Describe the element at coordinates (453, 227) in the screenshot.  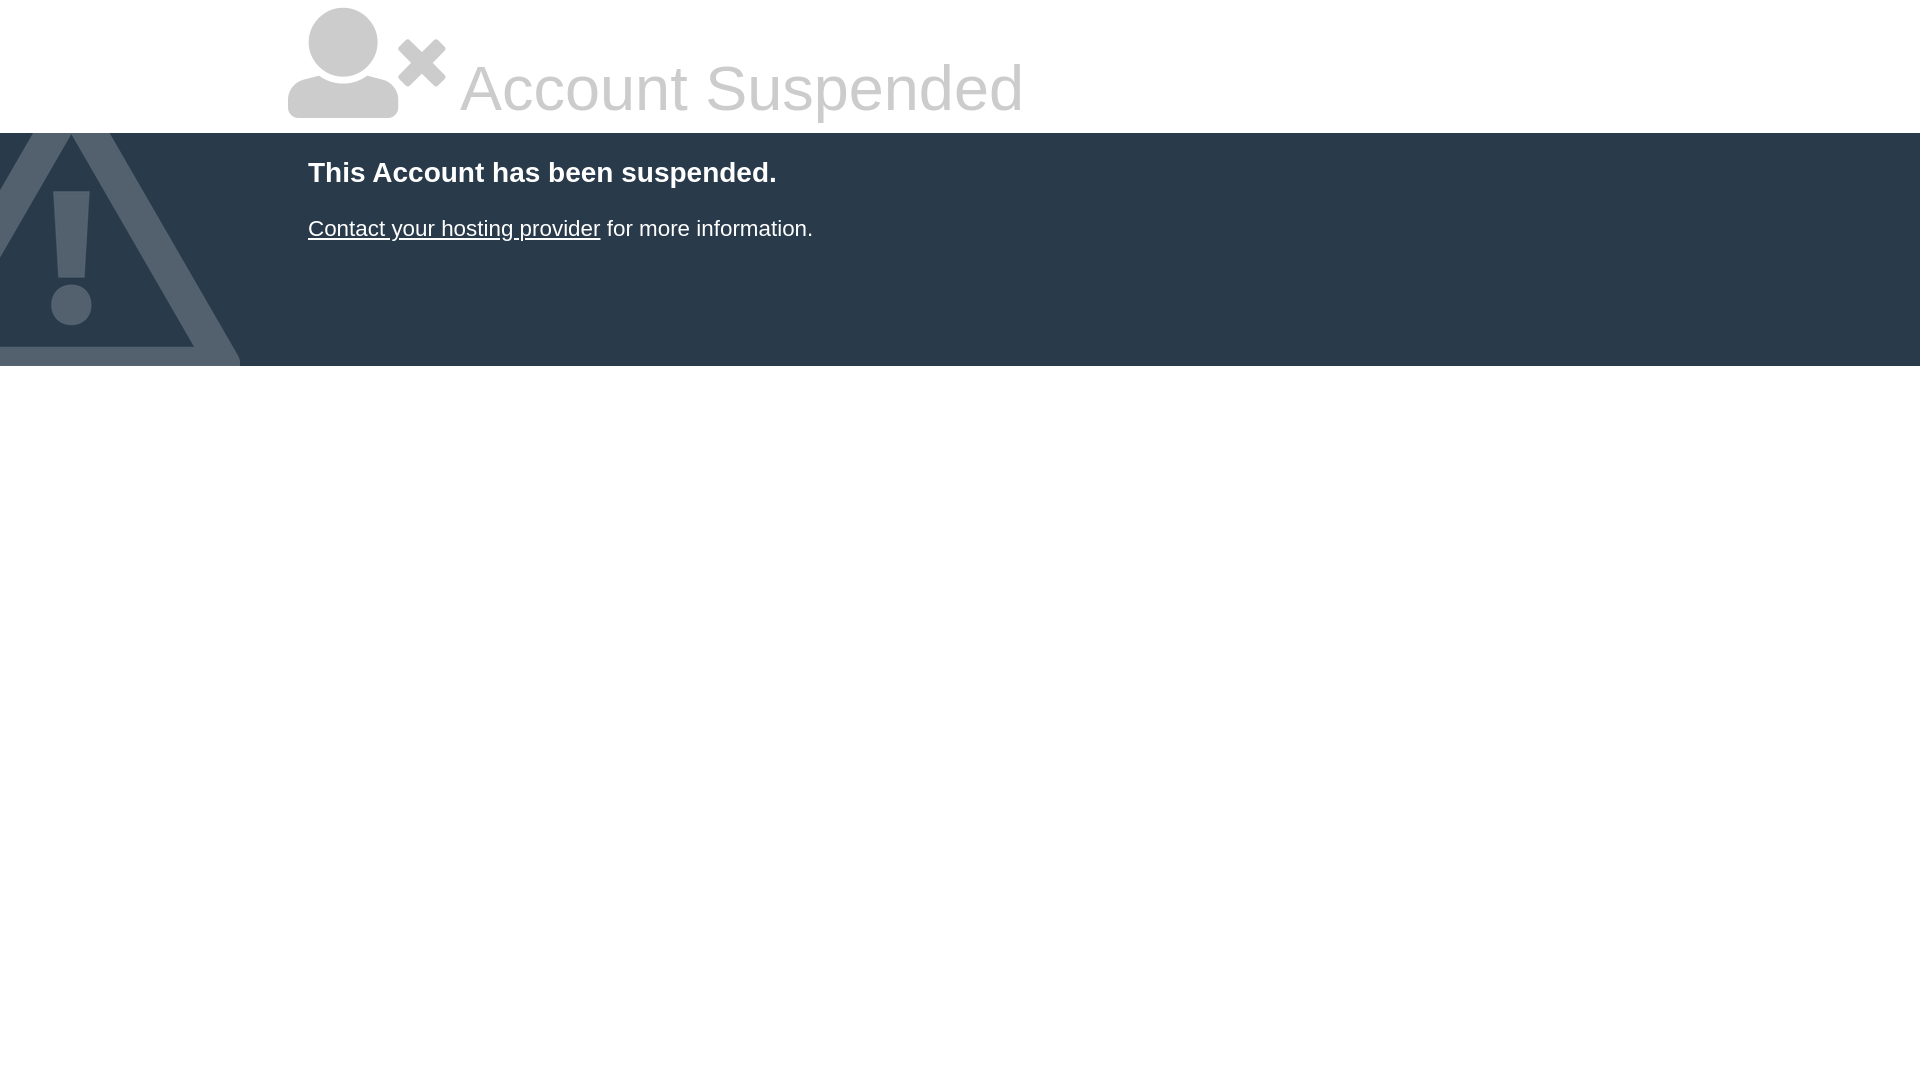
I see `'Contact your hosting provider'` at that location.